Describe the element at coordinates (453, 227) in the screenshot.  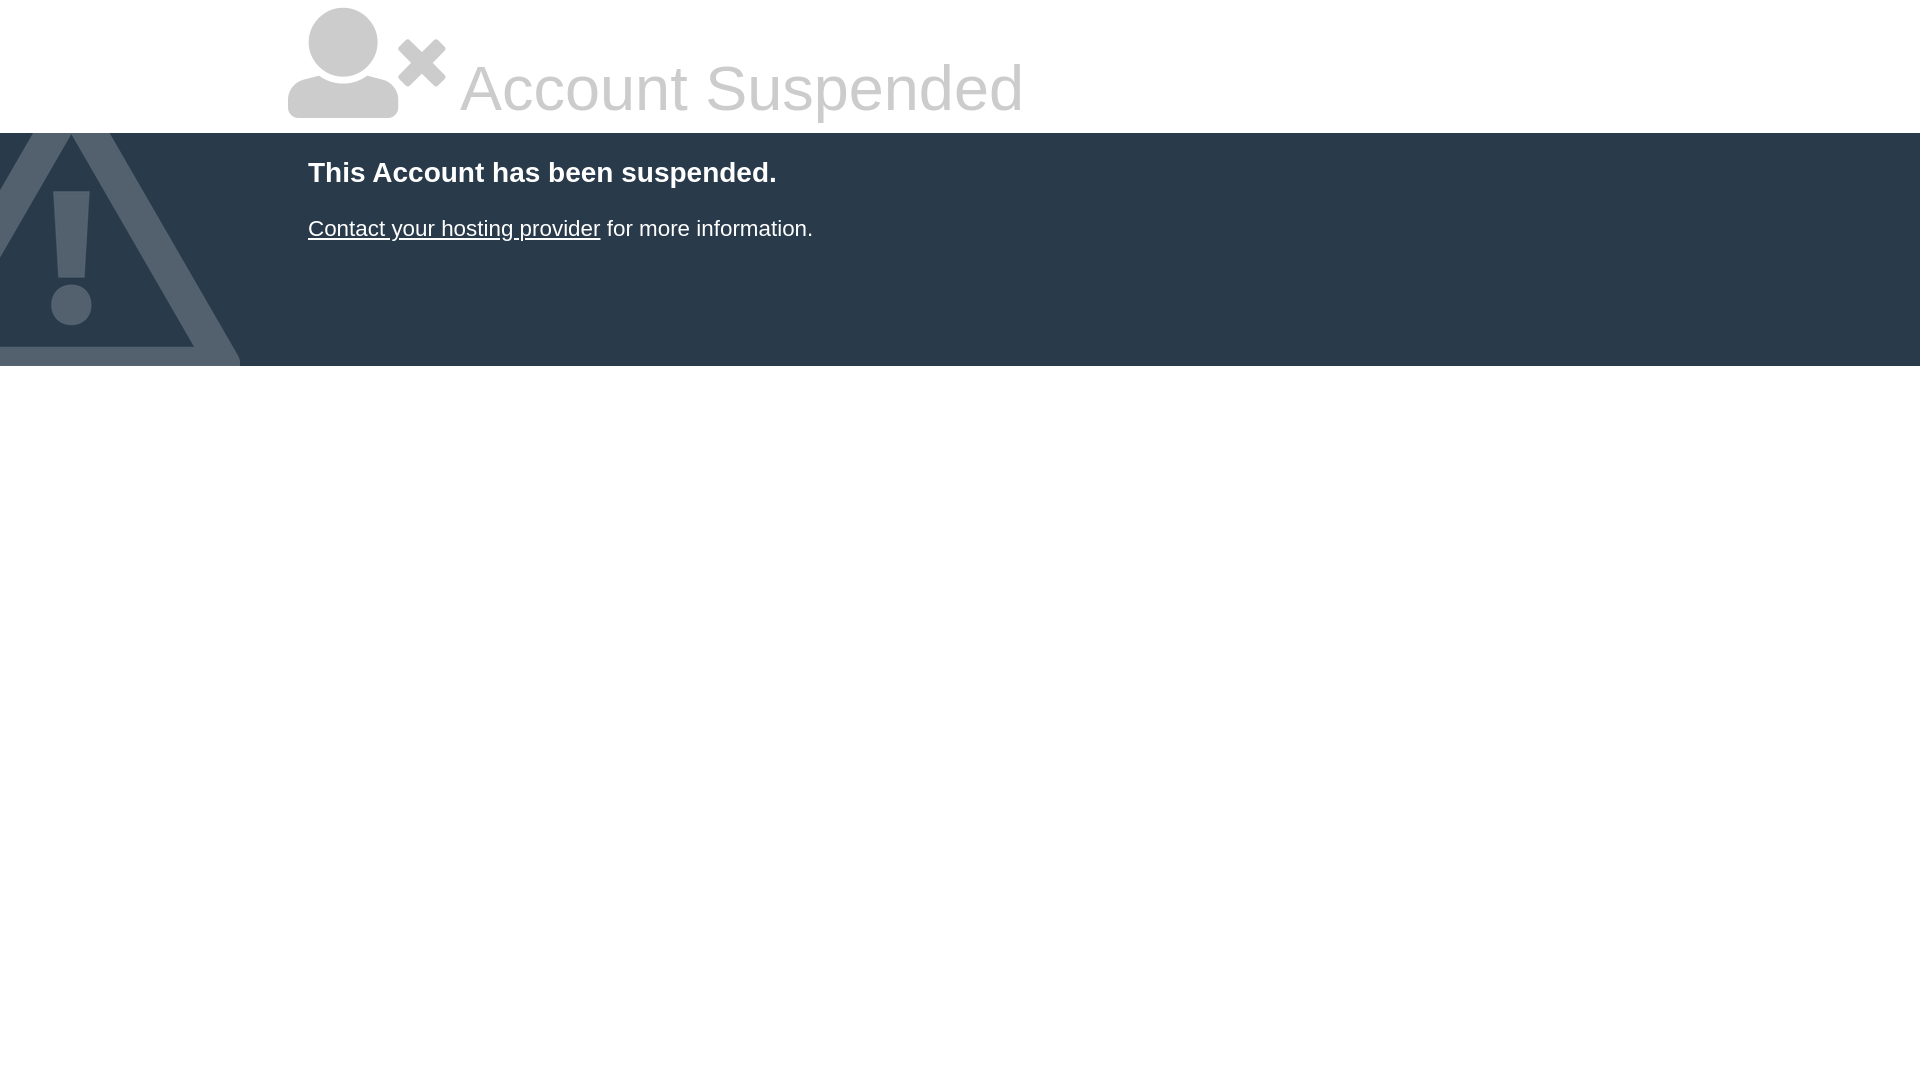
I see `'Contact your hosting provider'` at that location.